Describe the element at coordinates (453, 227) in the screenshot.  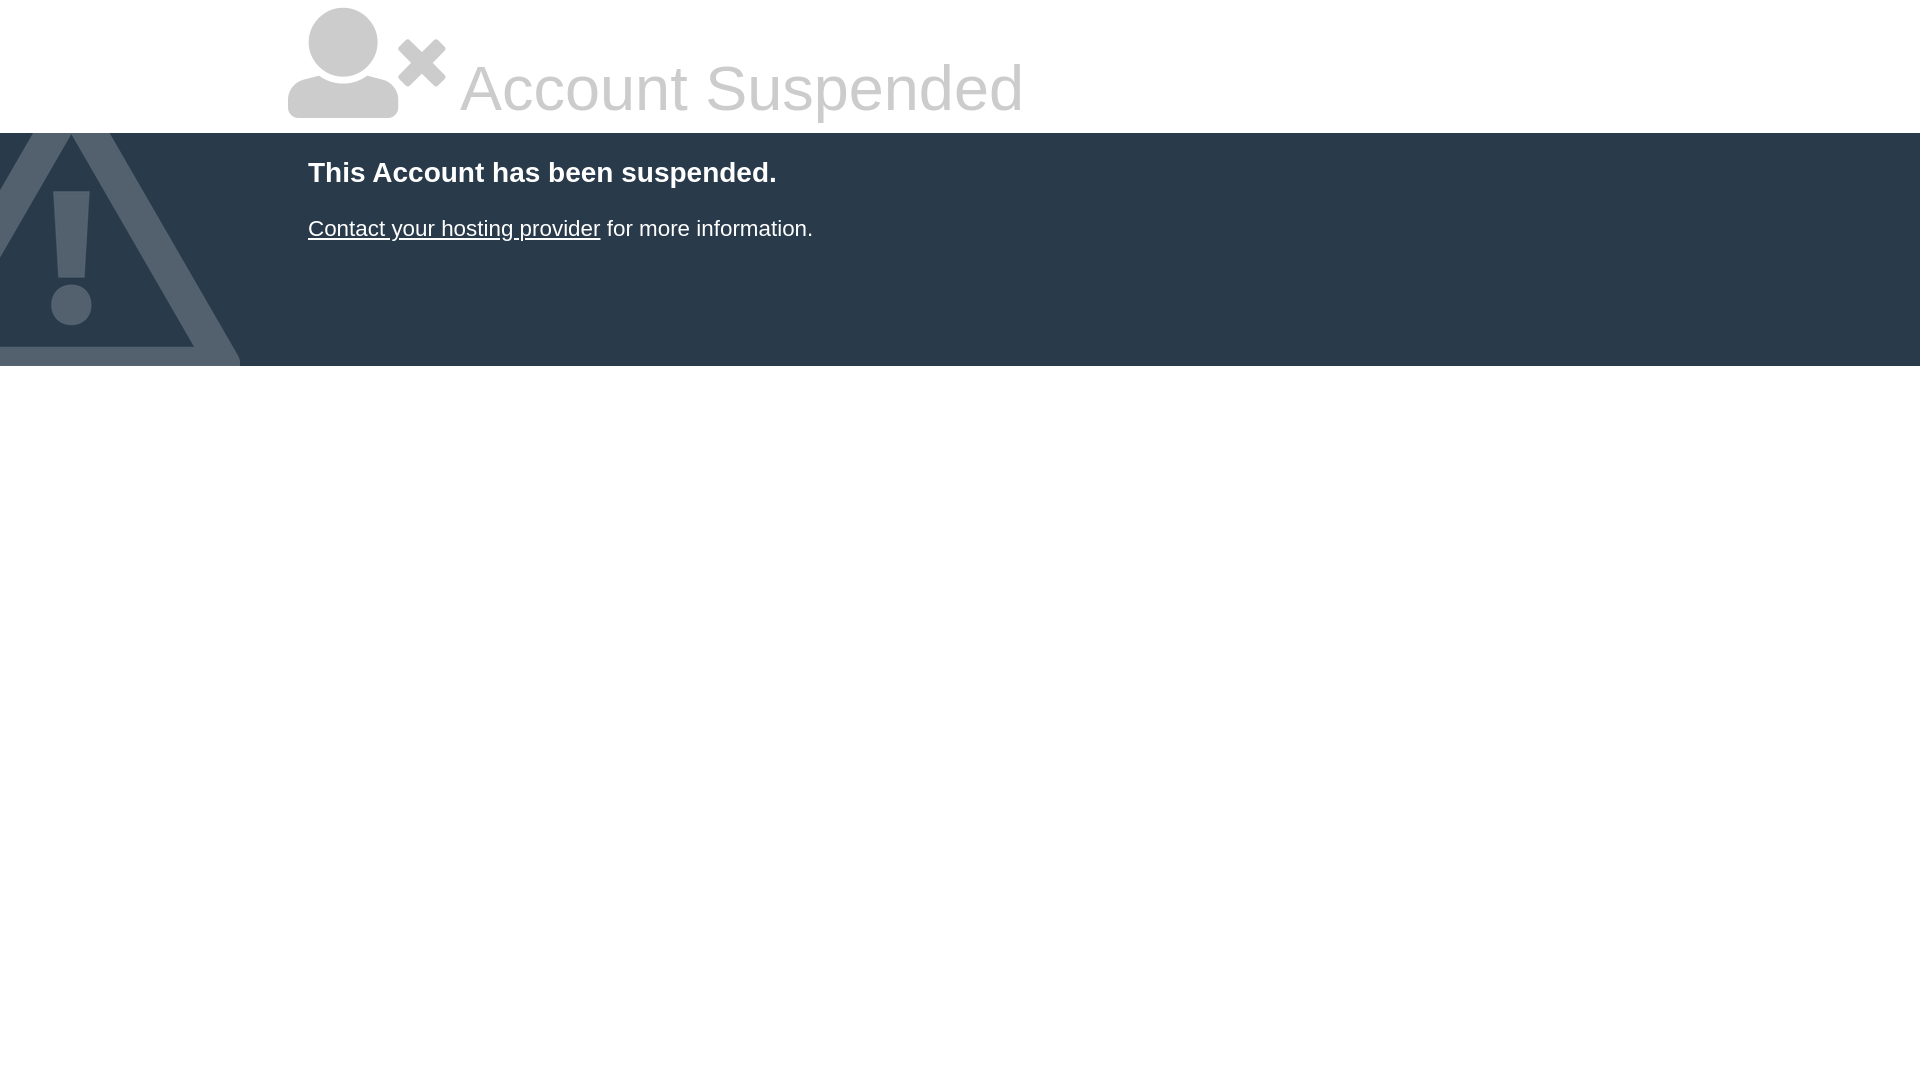
I see `'Contact your hosting provider'` at that location.